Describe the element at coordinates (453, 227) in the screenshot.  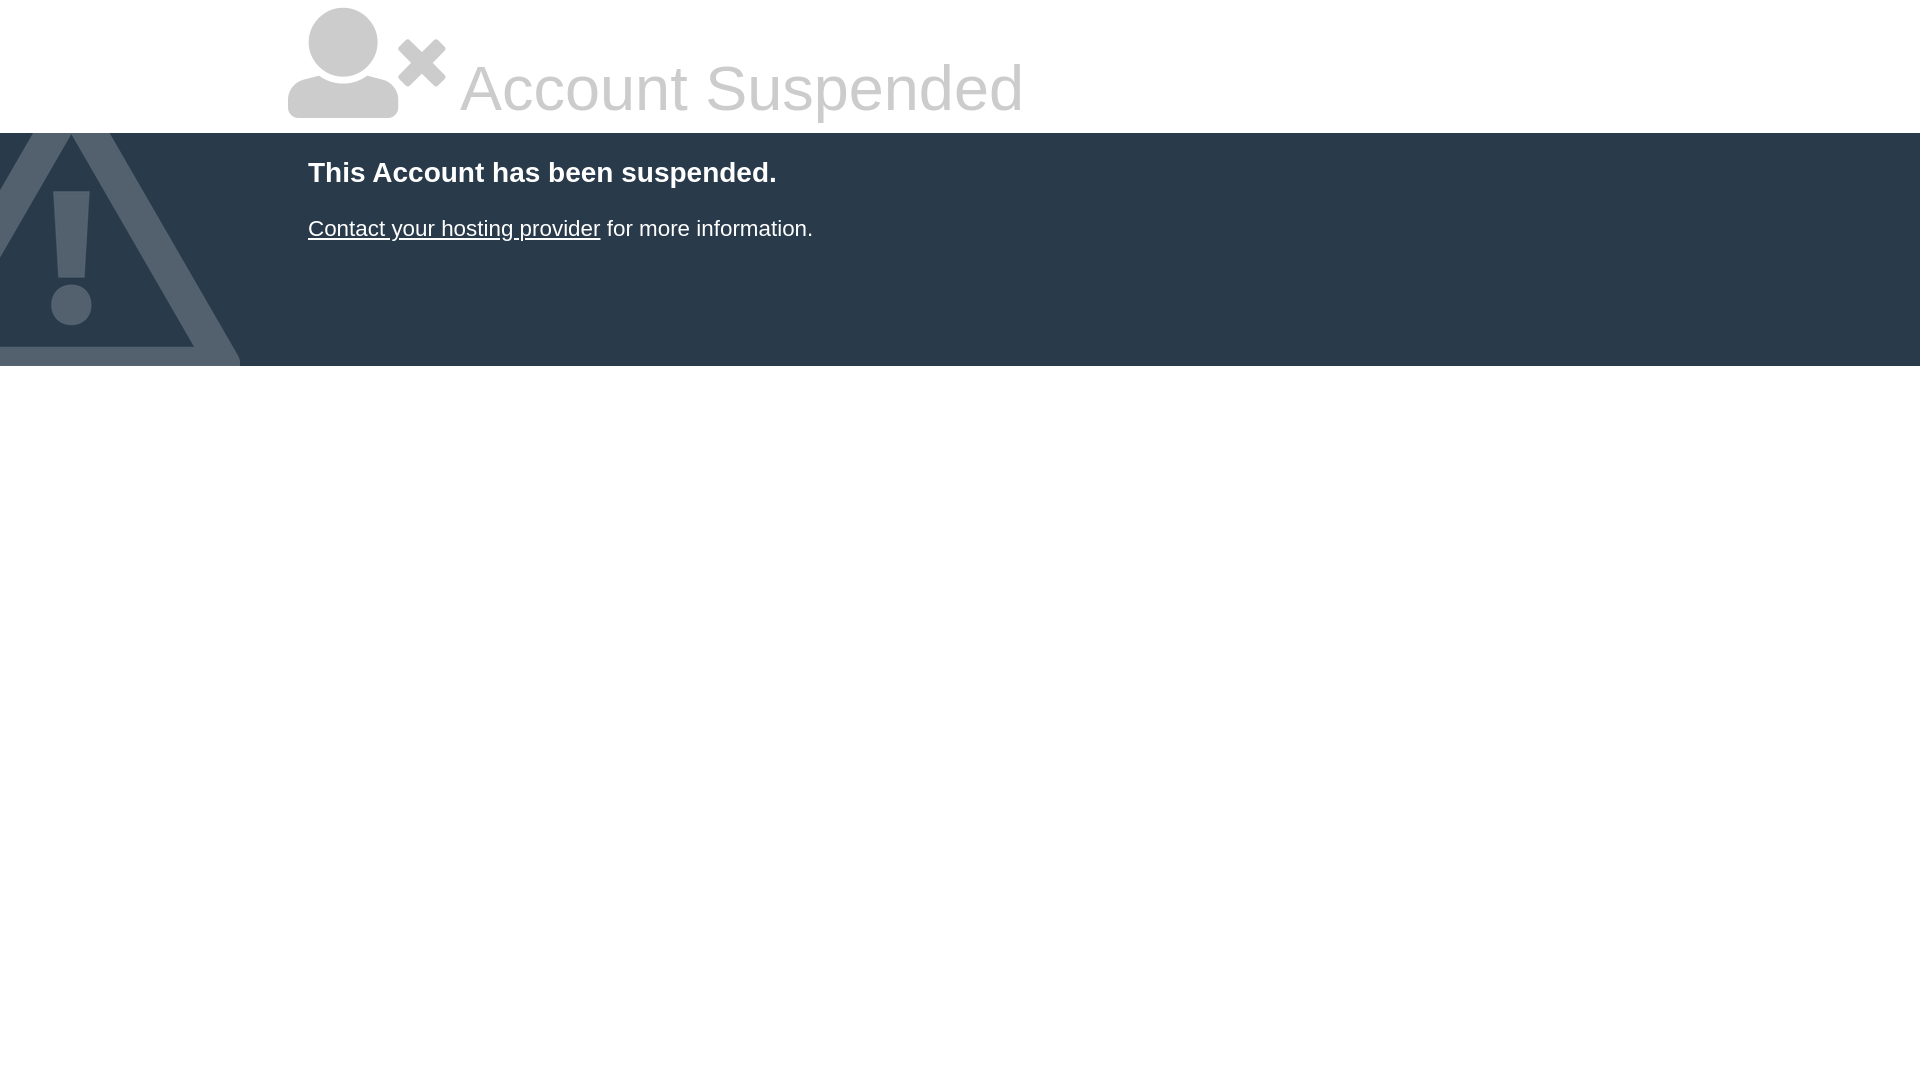
I see `'Contact your hosting provider'` at that location.